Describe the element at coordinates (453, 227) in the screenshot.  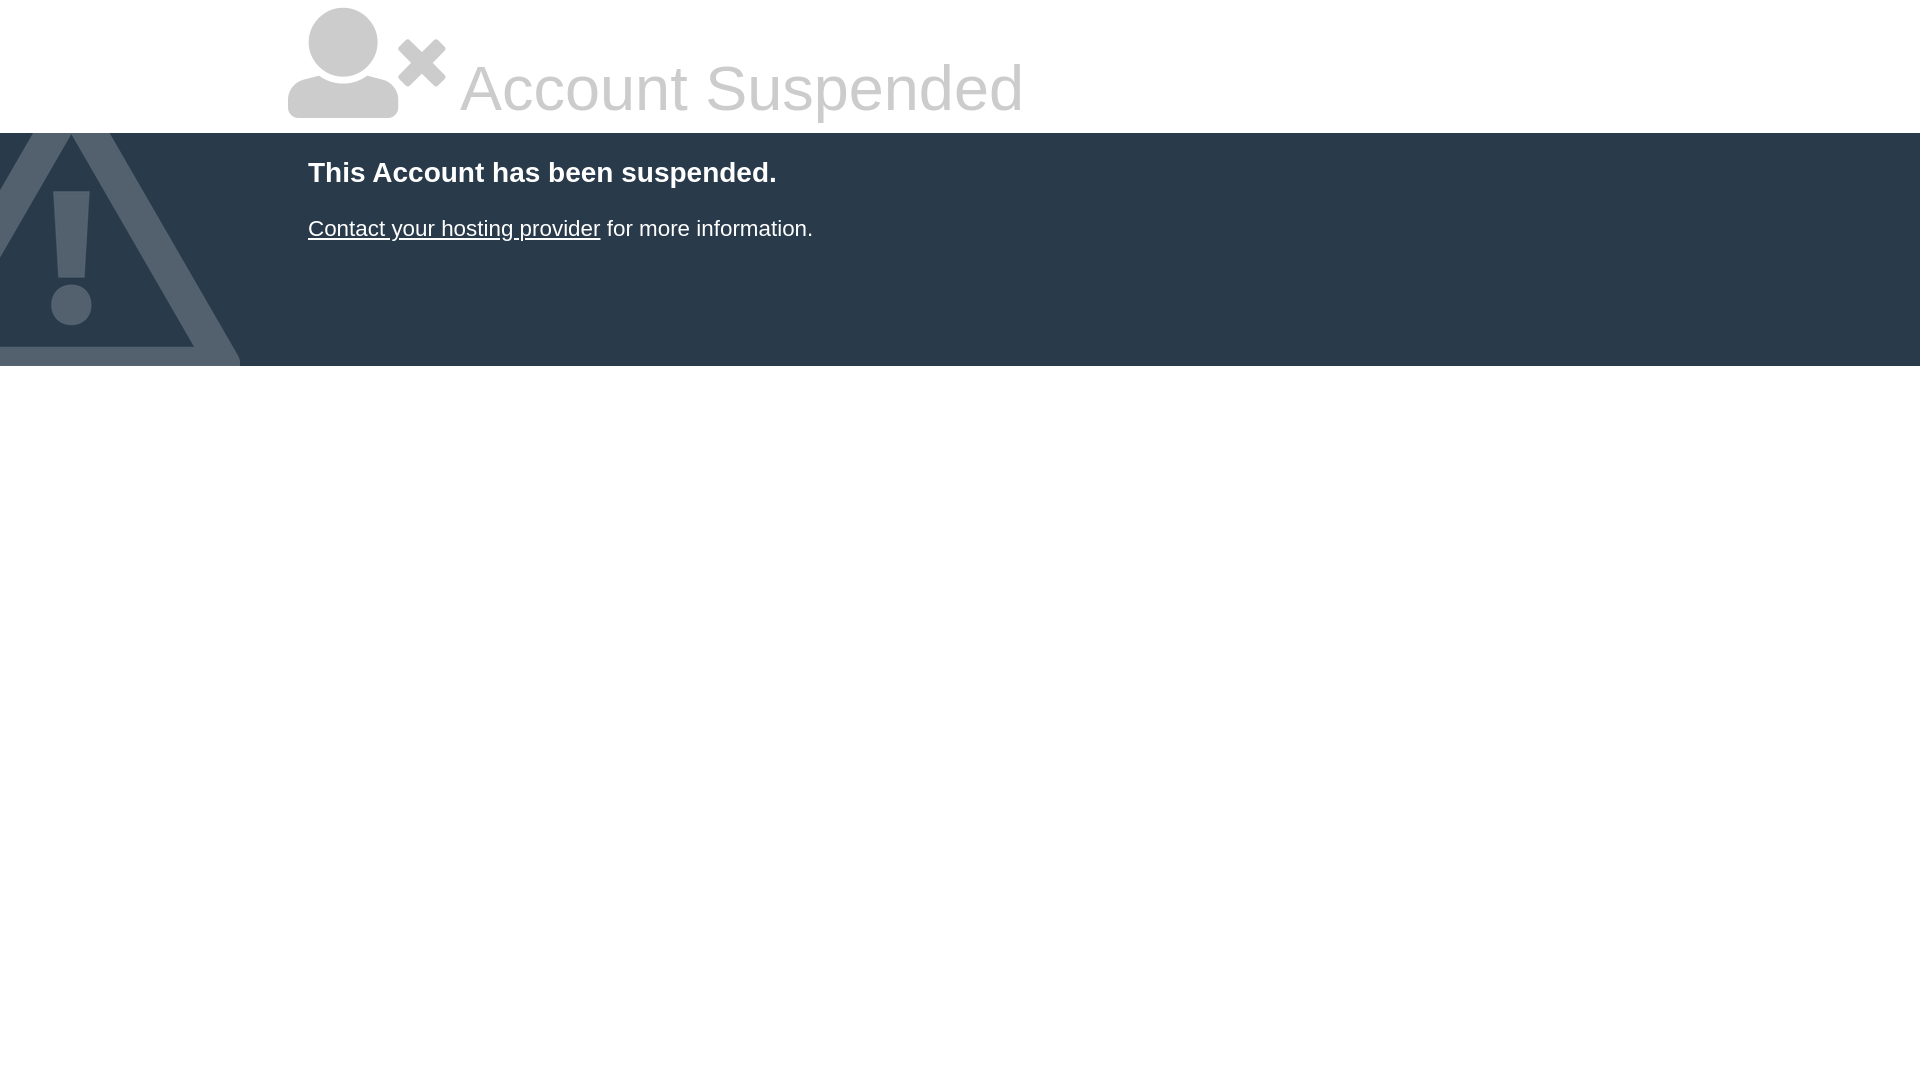
I see `'Contact your hosting provider'` at that location.